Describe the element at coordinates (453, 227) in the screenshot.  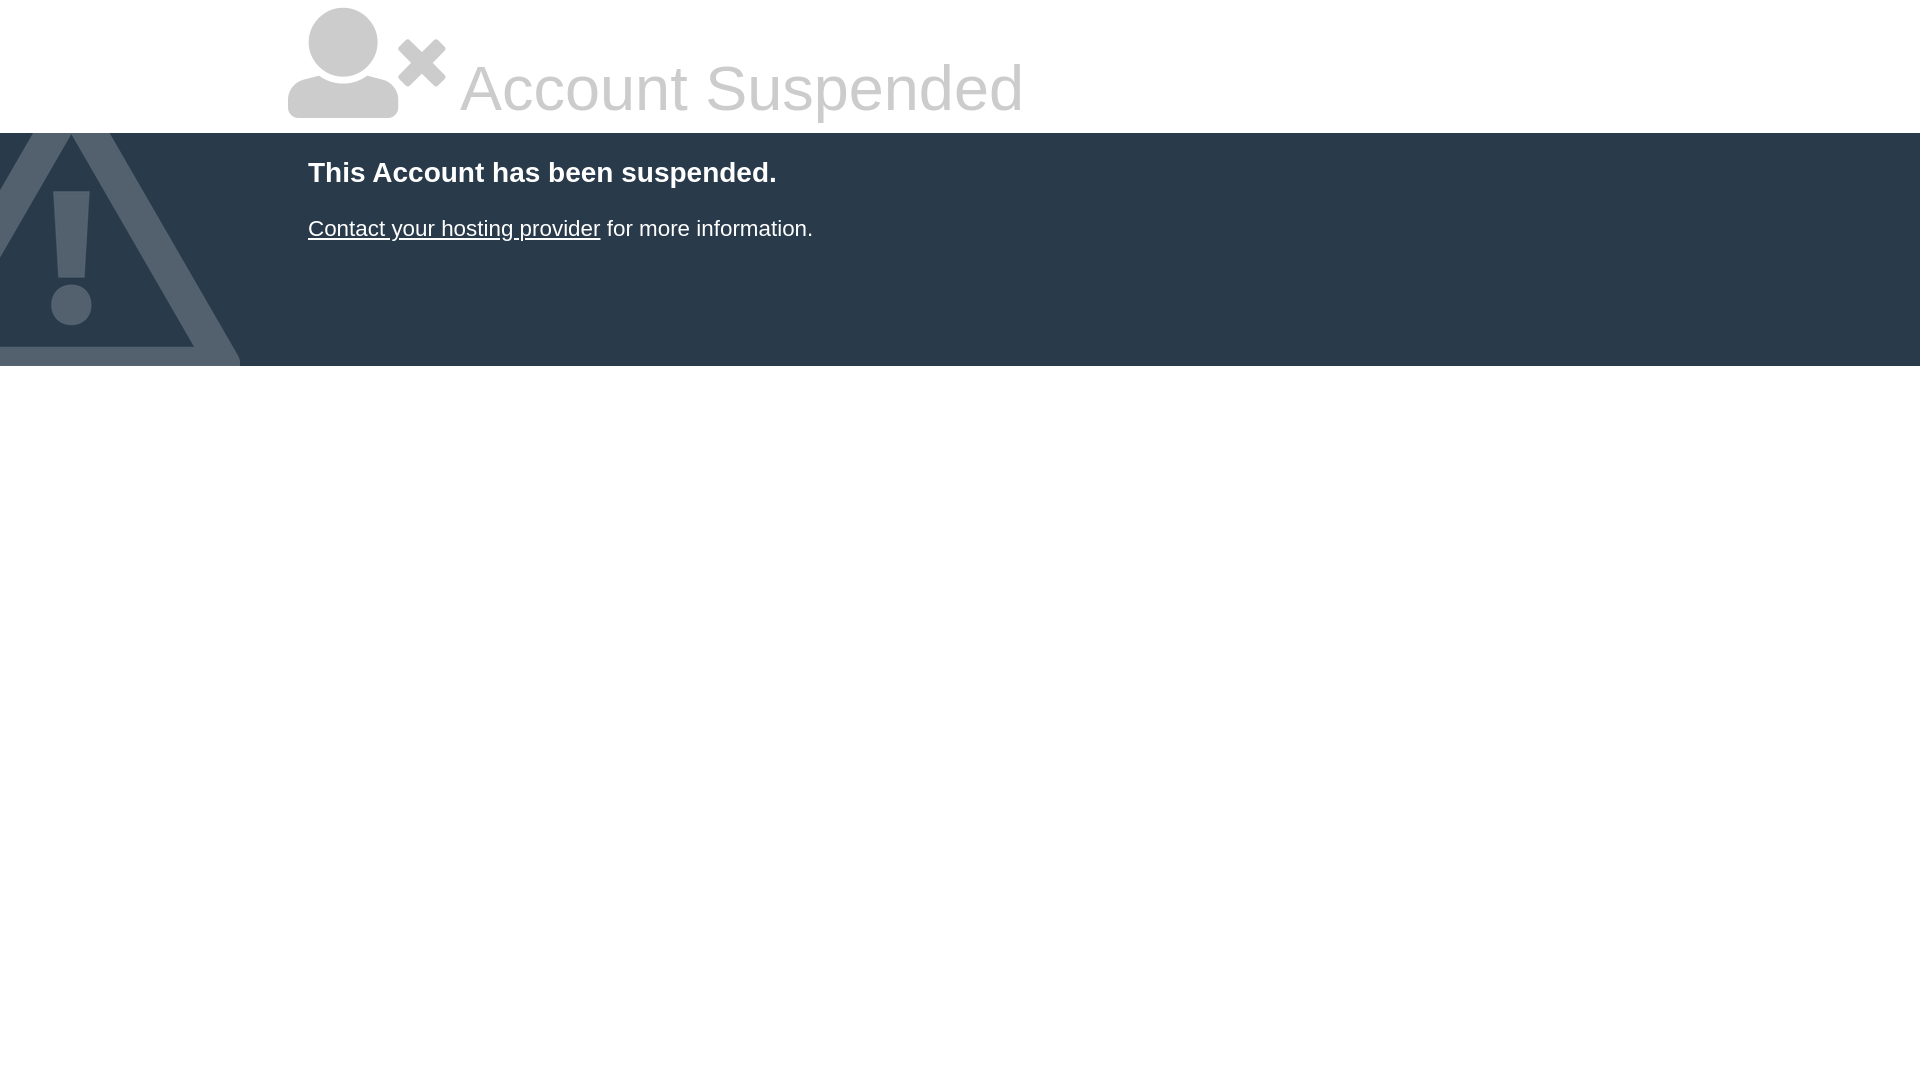
I see `'Contact your hosting provider'` at that location.